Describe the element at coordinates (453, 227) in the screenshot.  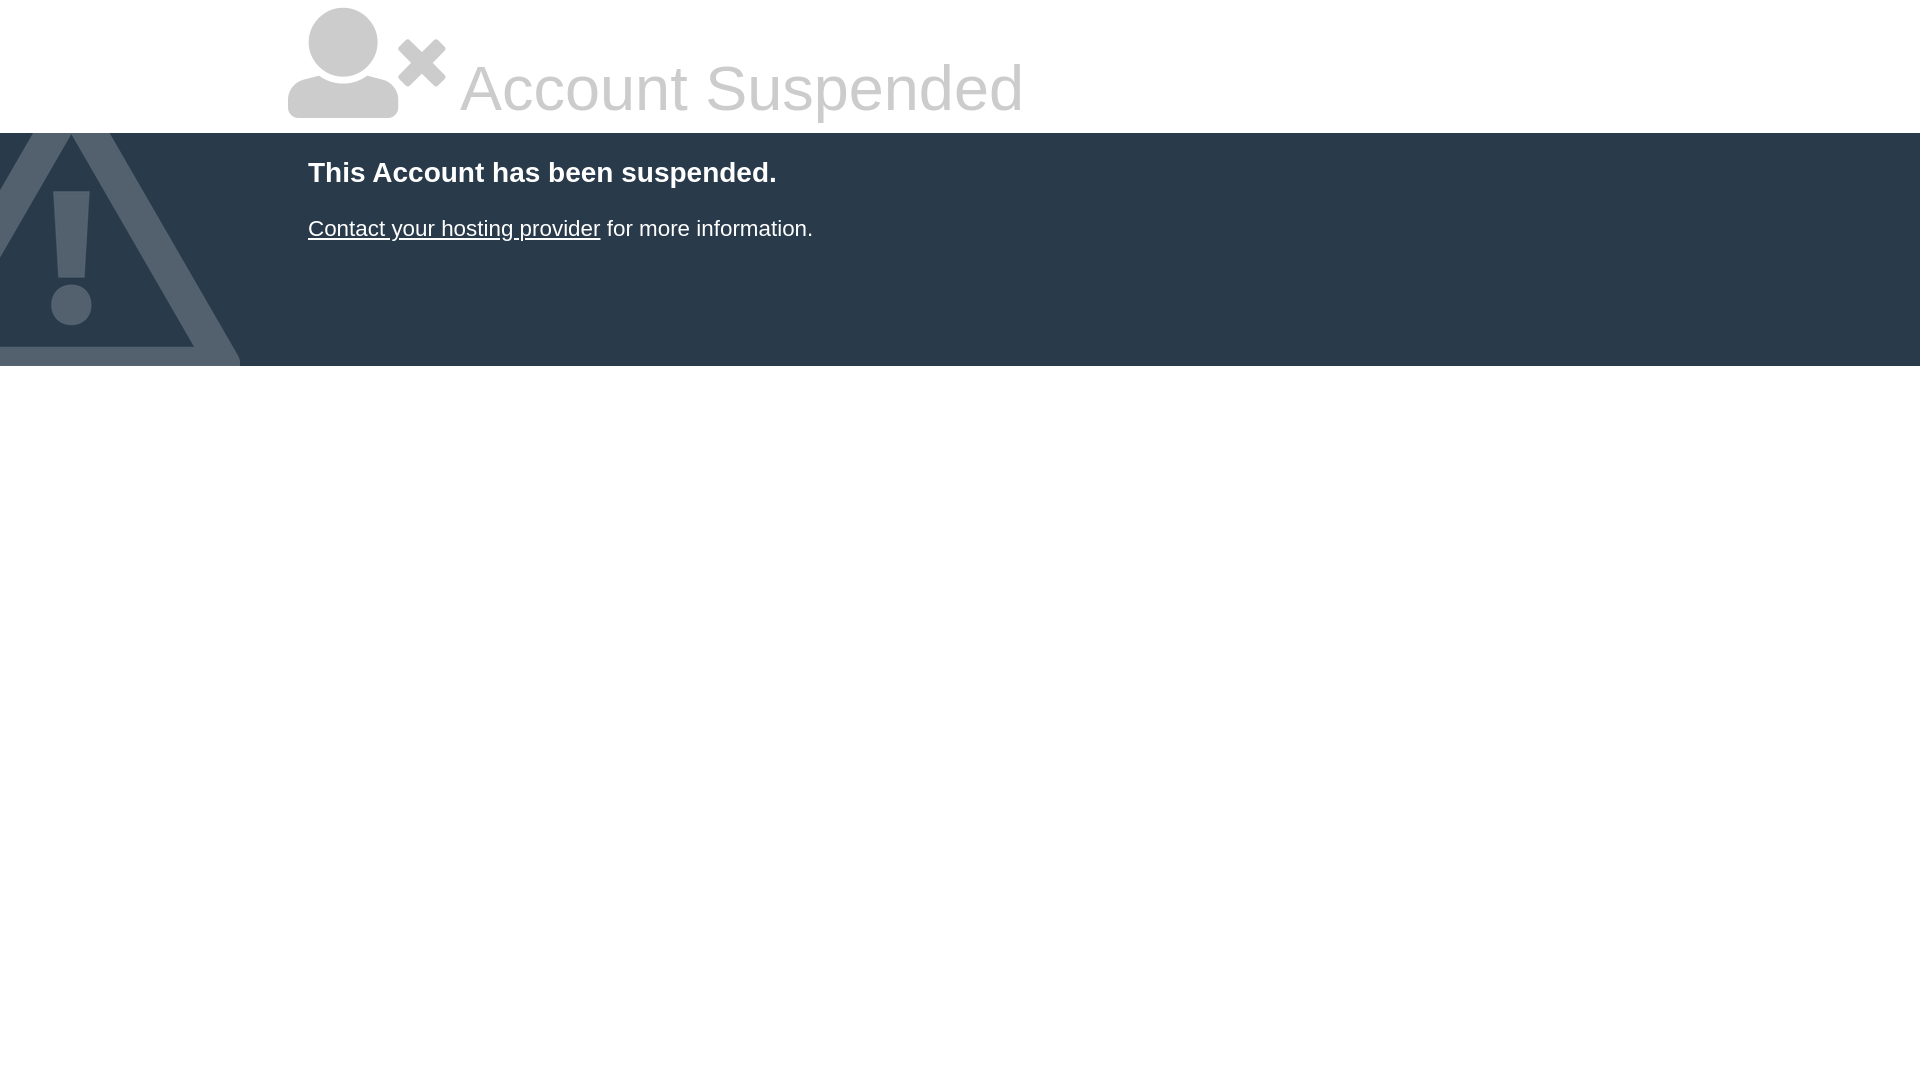
I see `'Contact your hosting provider'` at that location.